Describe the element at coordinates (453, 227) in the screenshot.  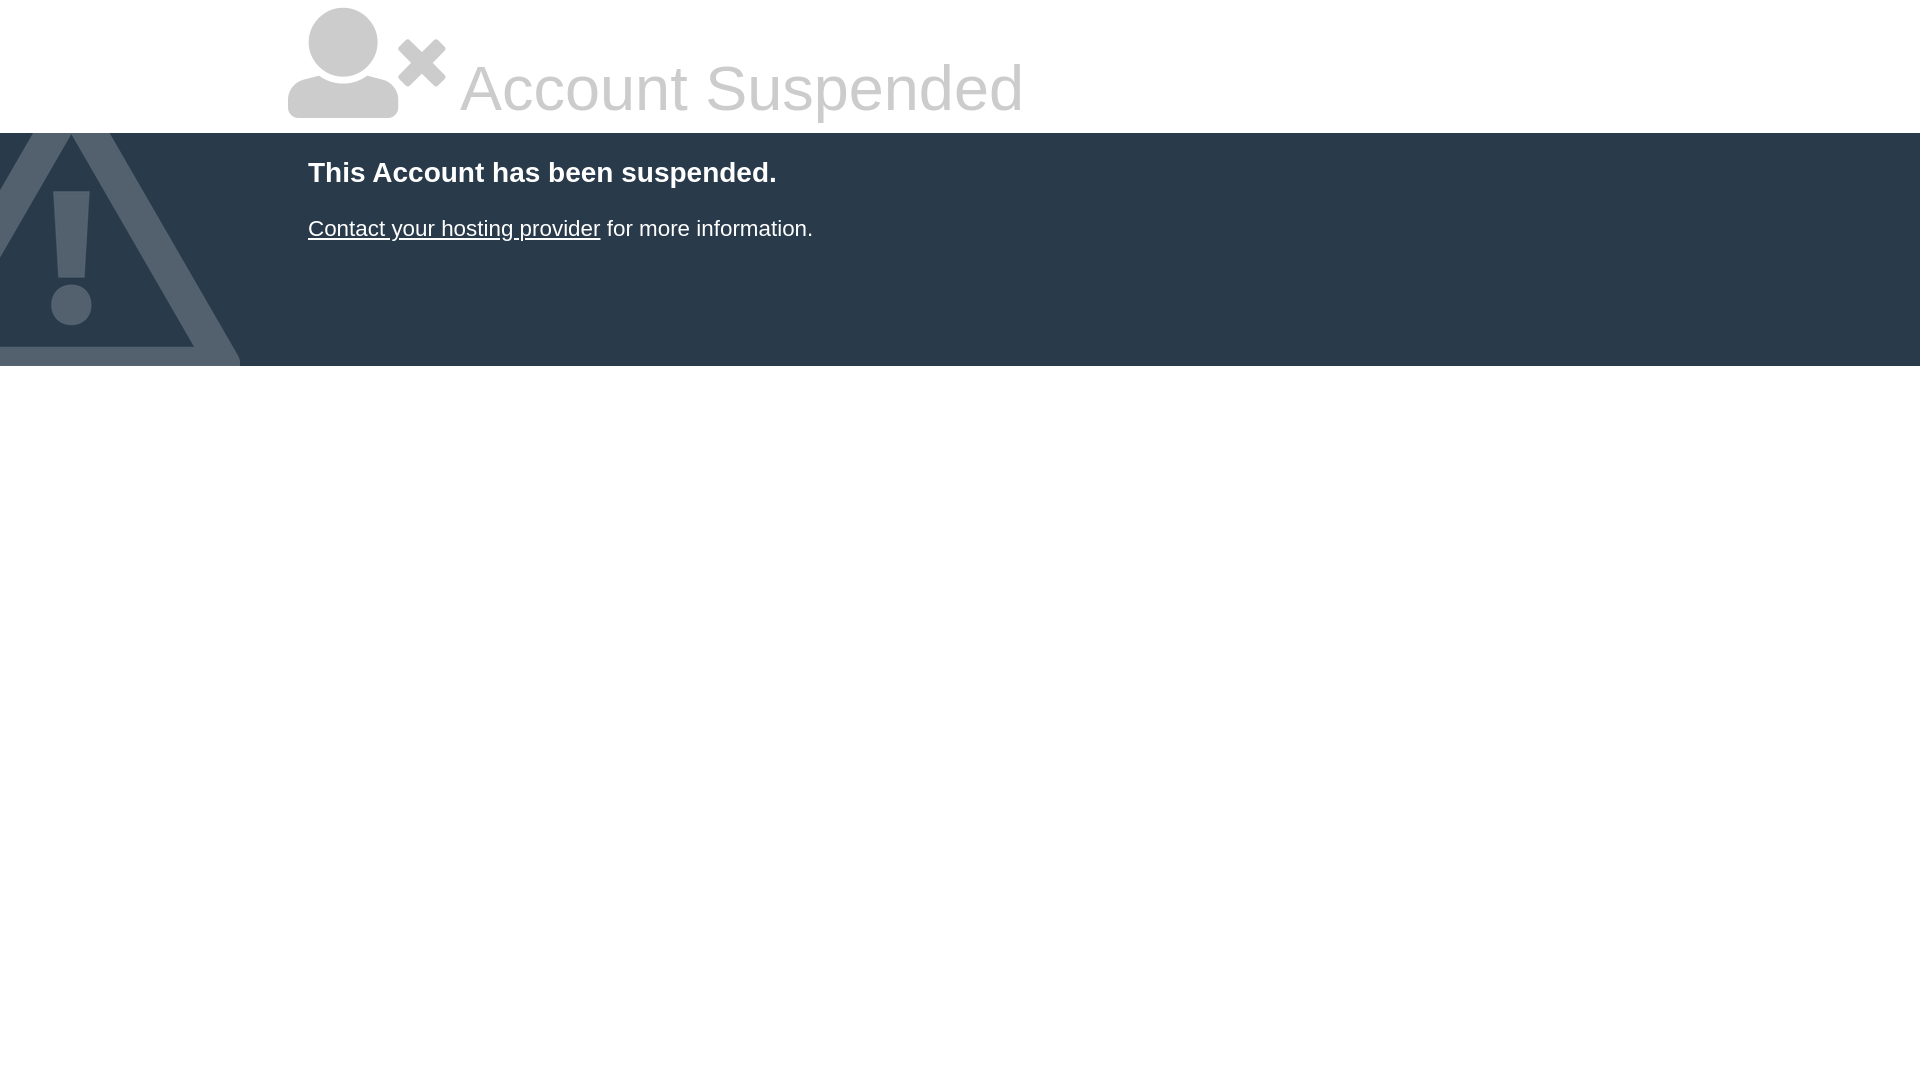
I see `'Contact your hosting provider'` at that location.